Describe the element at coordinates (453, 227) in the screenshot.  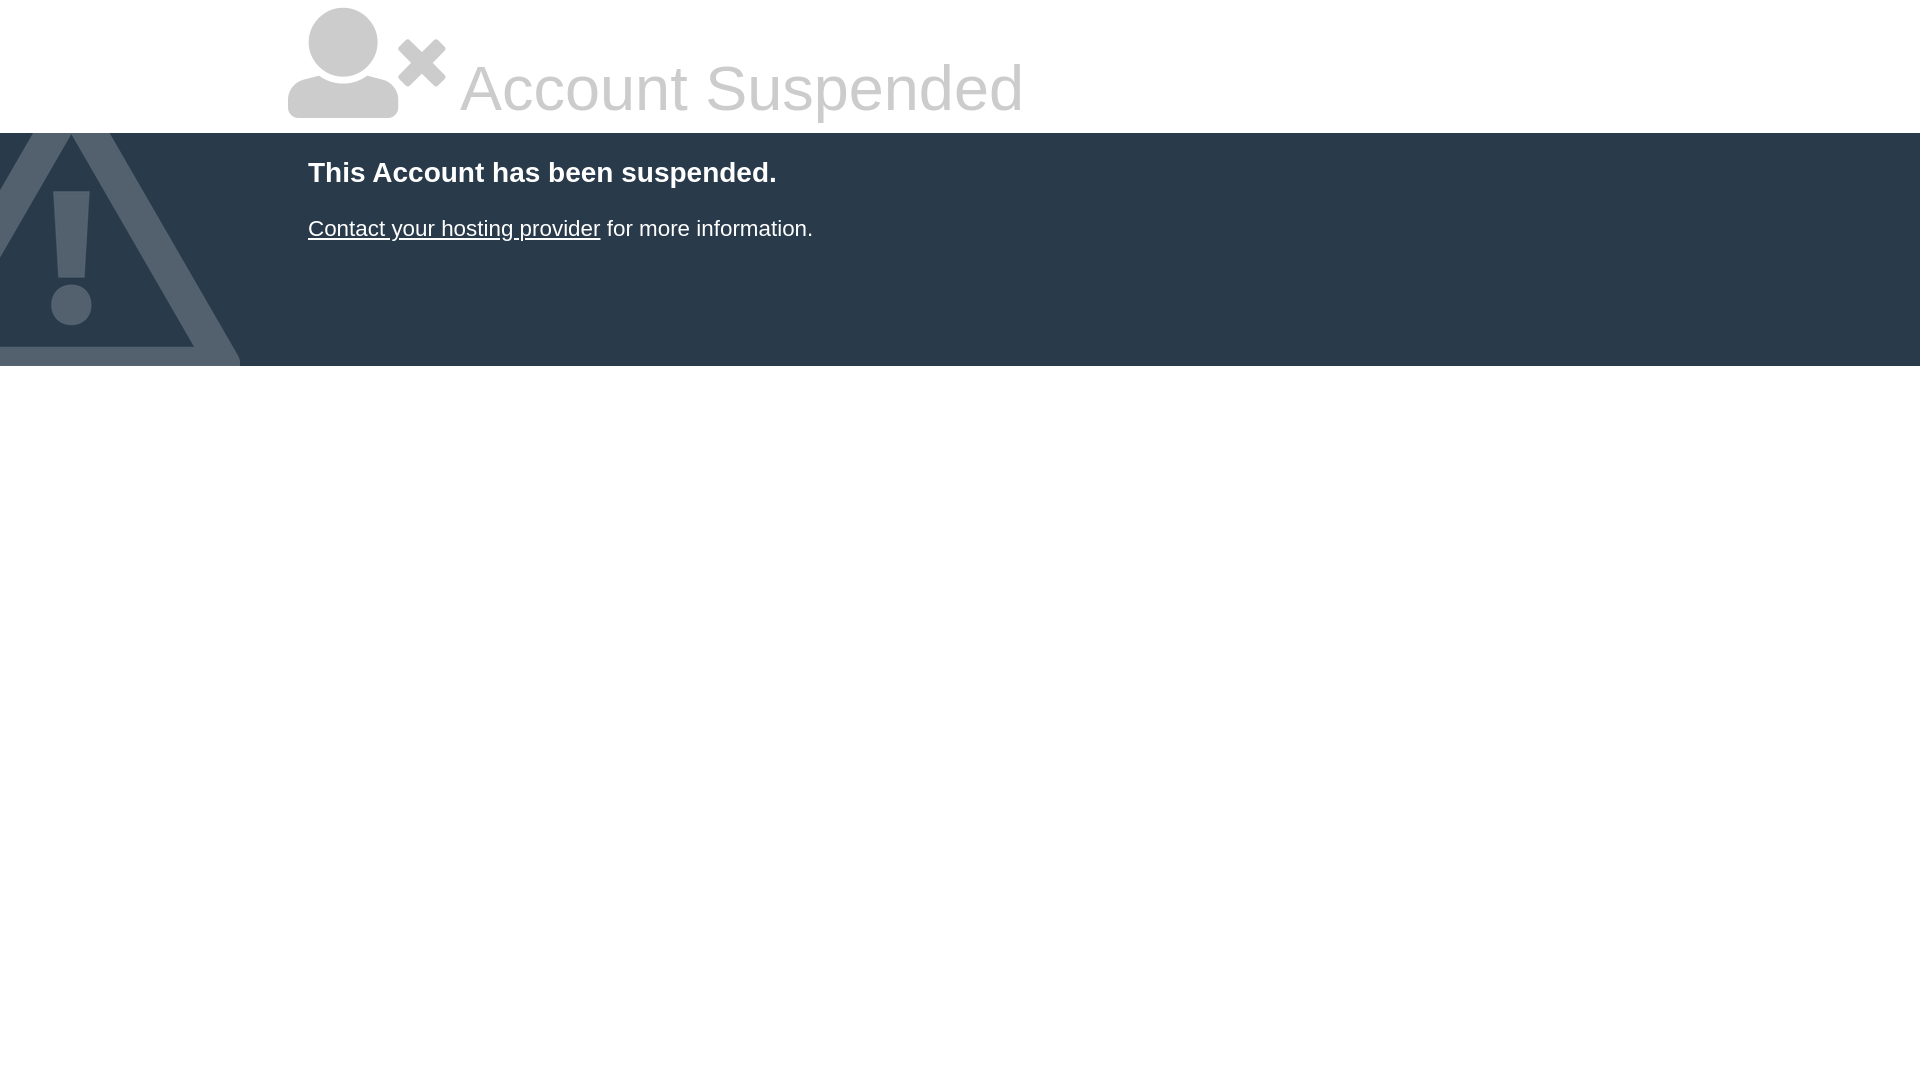
I see `'Contact your hosting provider'` at that location.